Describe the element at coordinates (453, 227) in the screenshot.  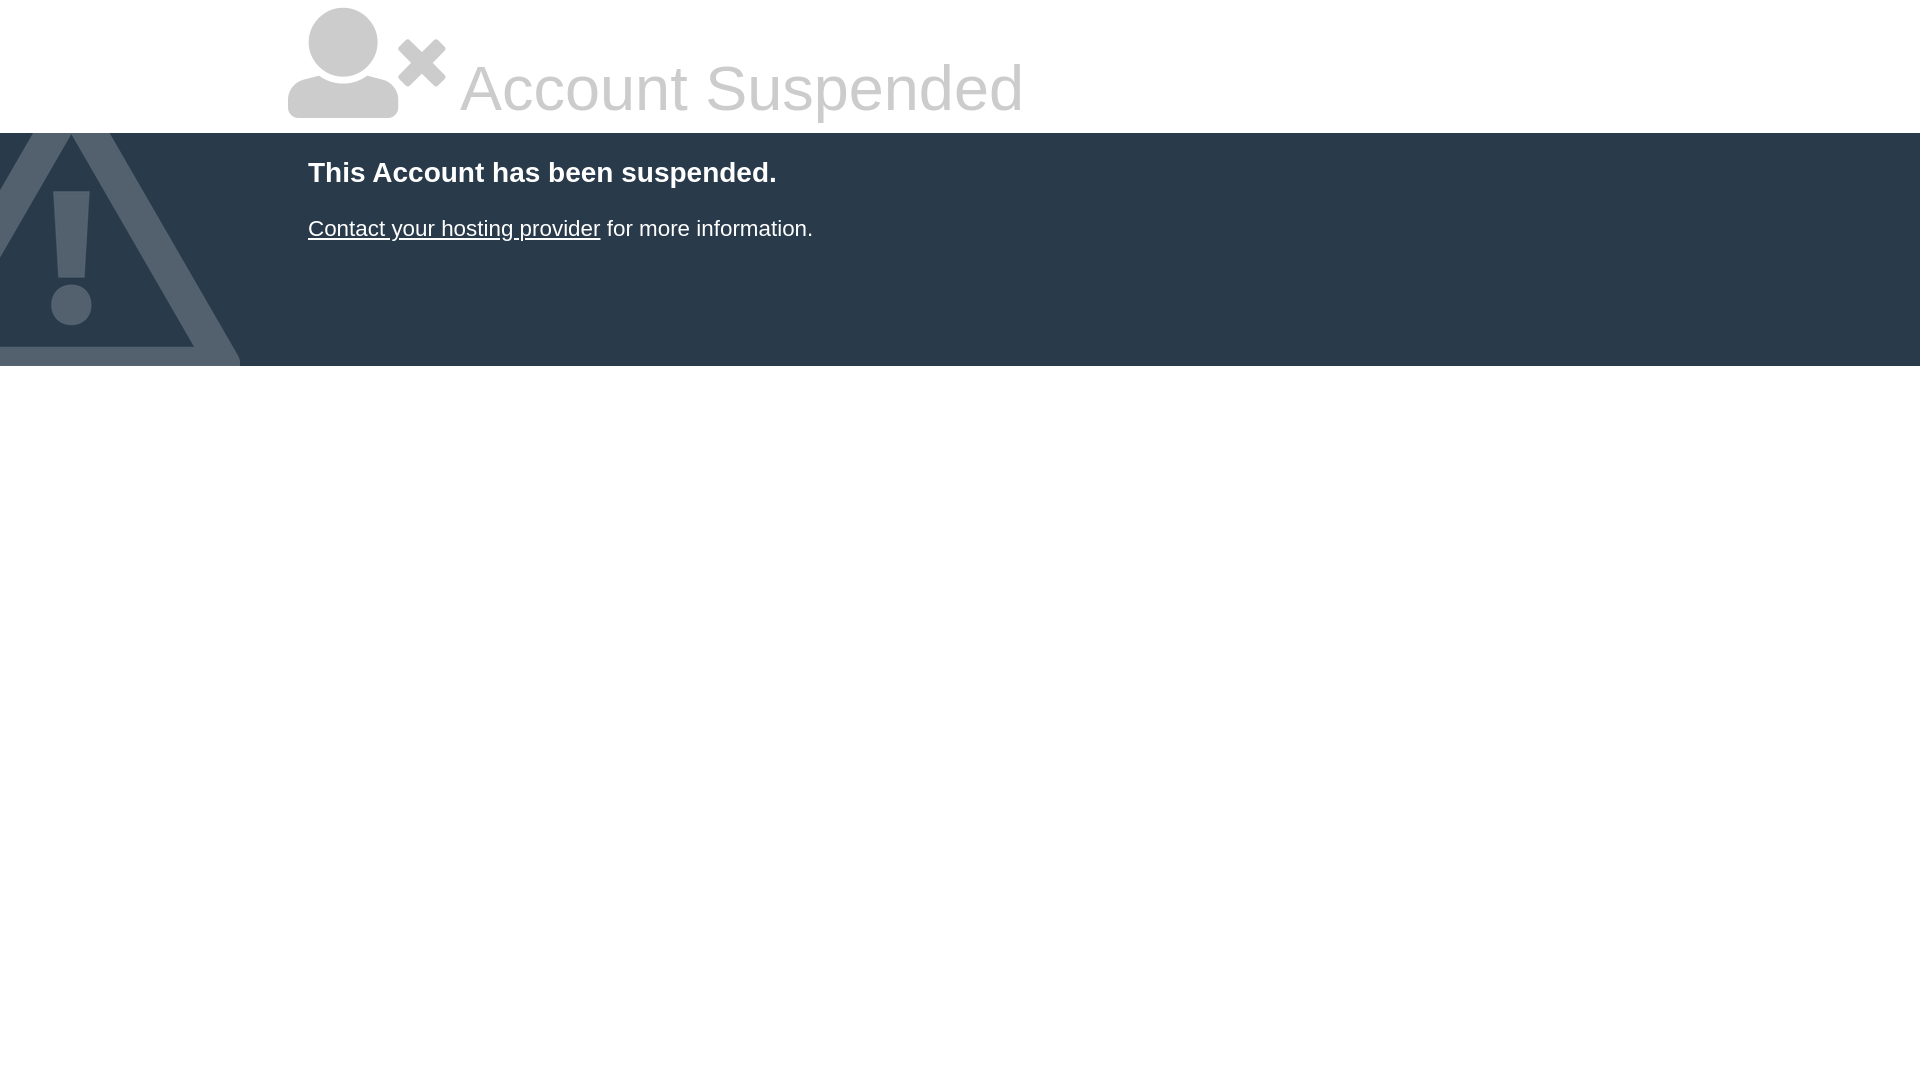
I see `'Contact your hosting provider'` at that location.